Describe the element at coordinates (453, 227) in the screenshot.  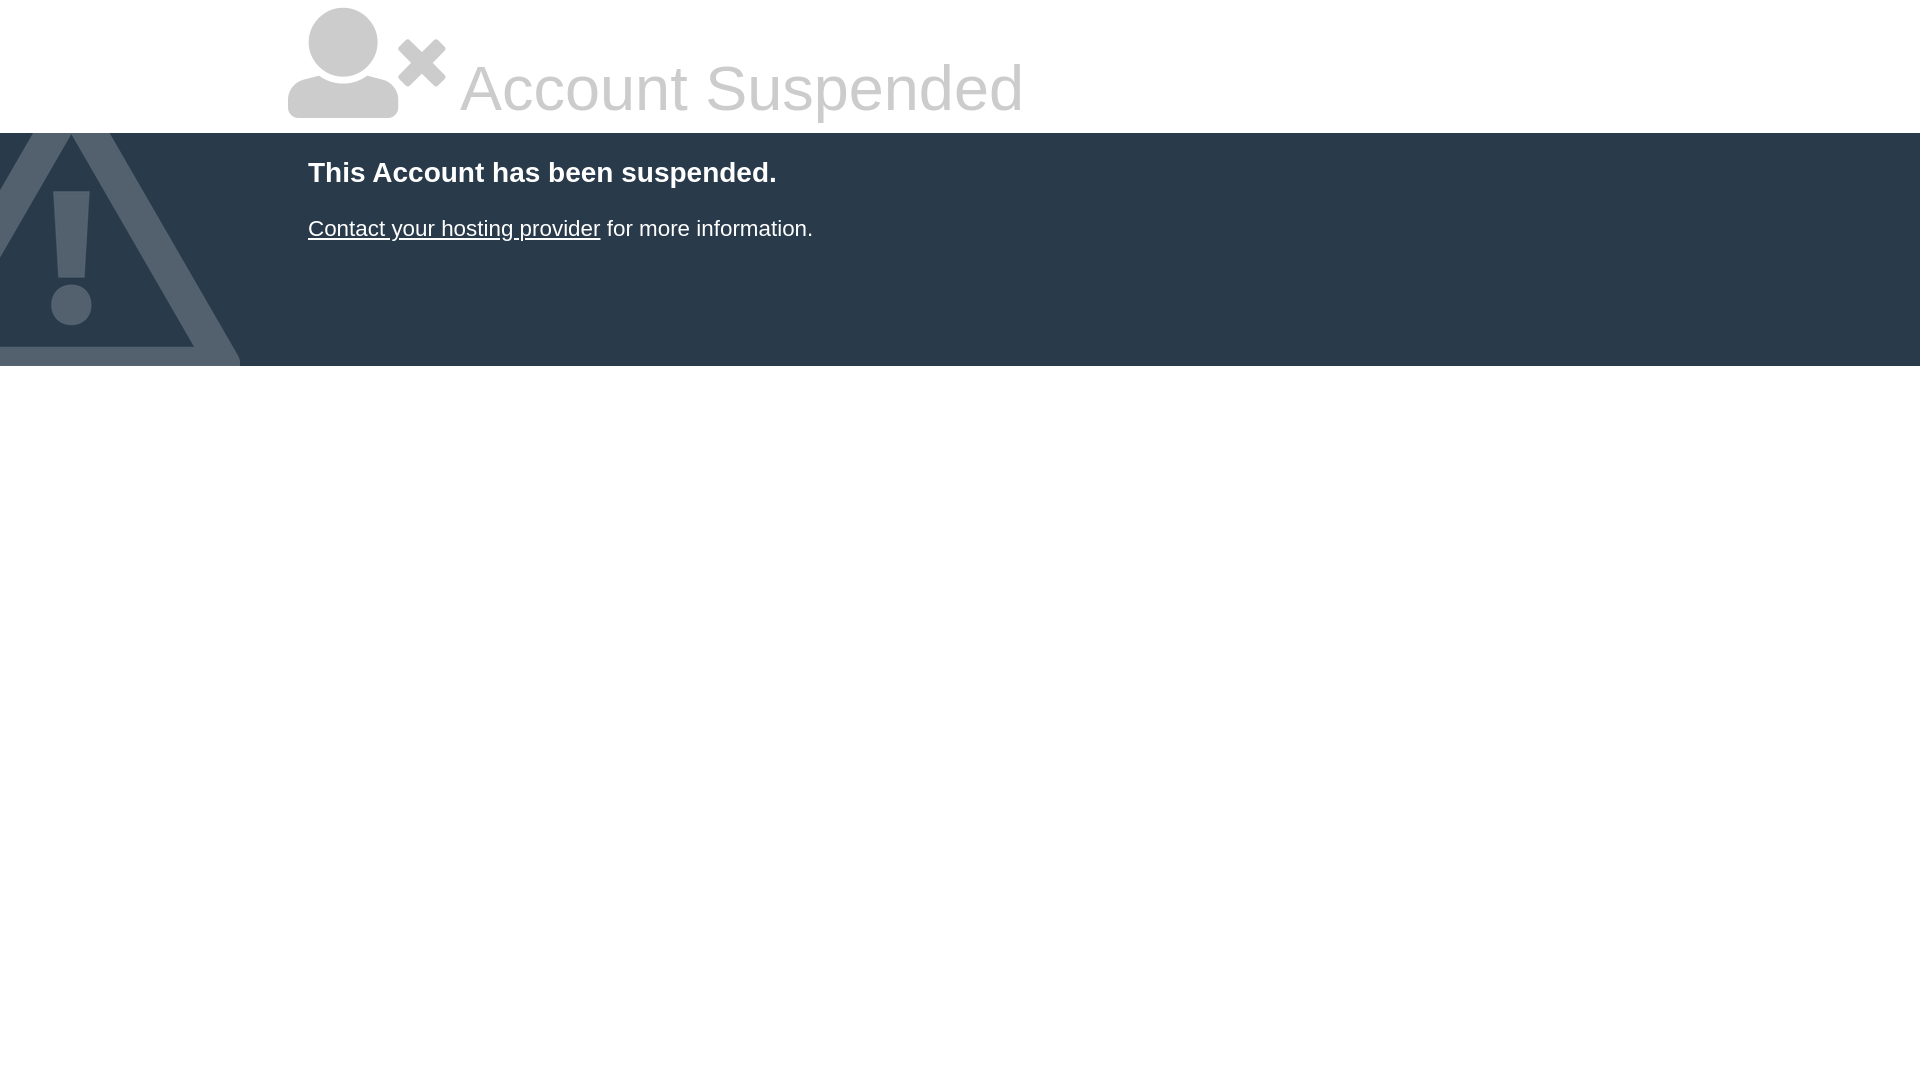
I see `'Contact your hosting provider'` at that location.